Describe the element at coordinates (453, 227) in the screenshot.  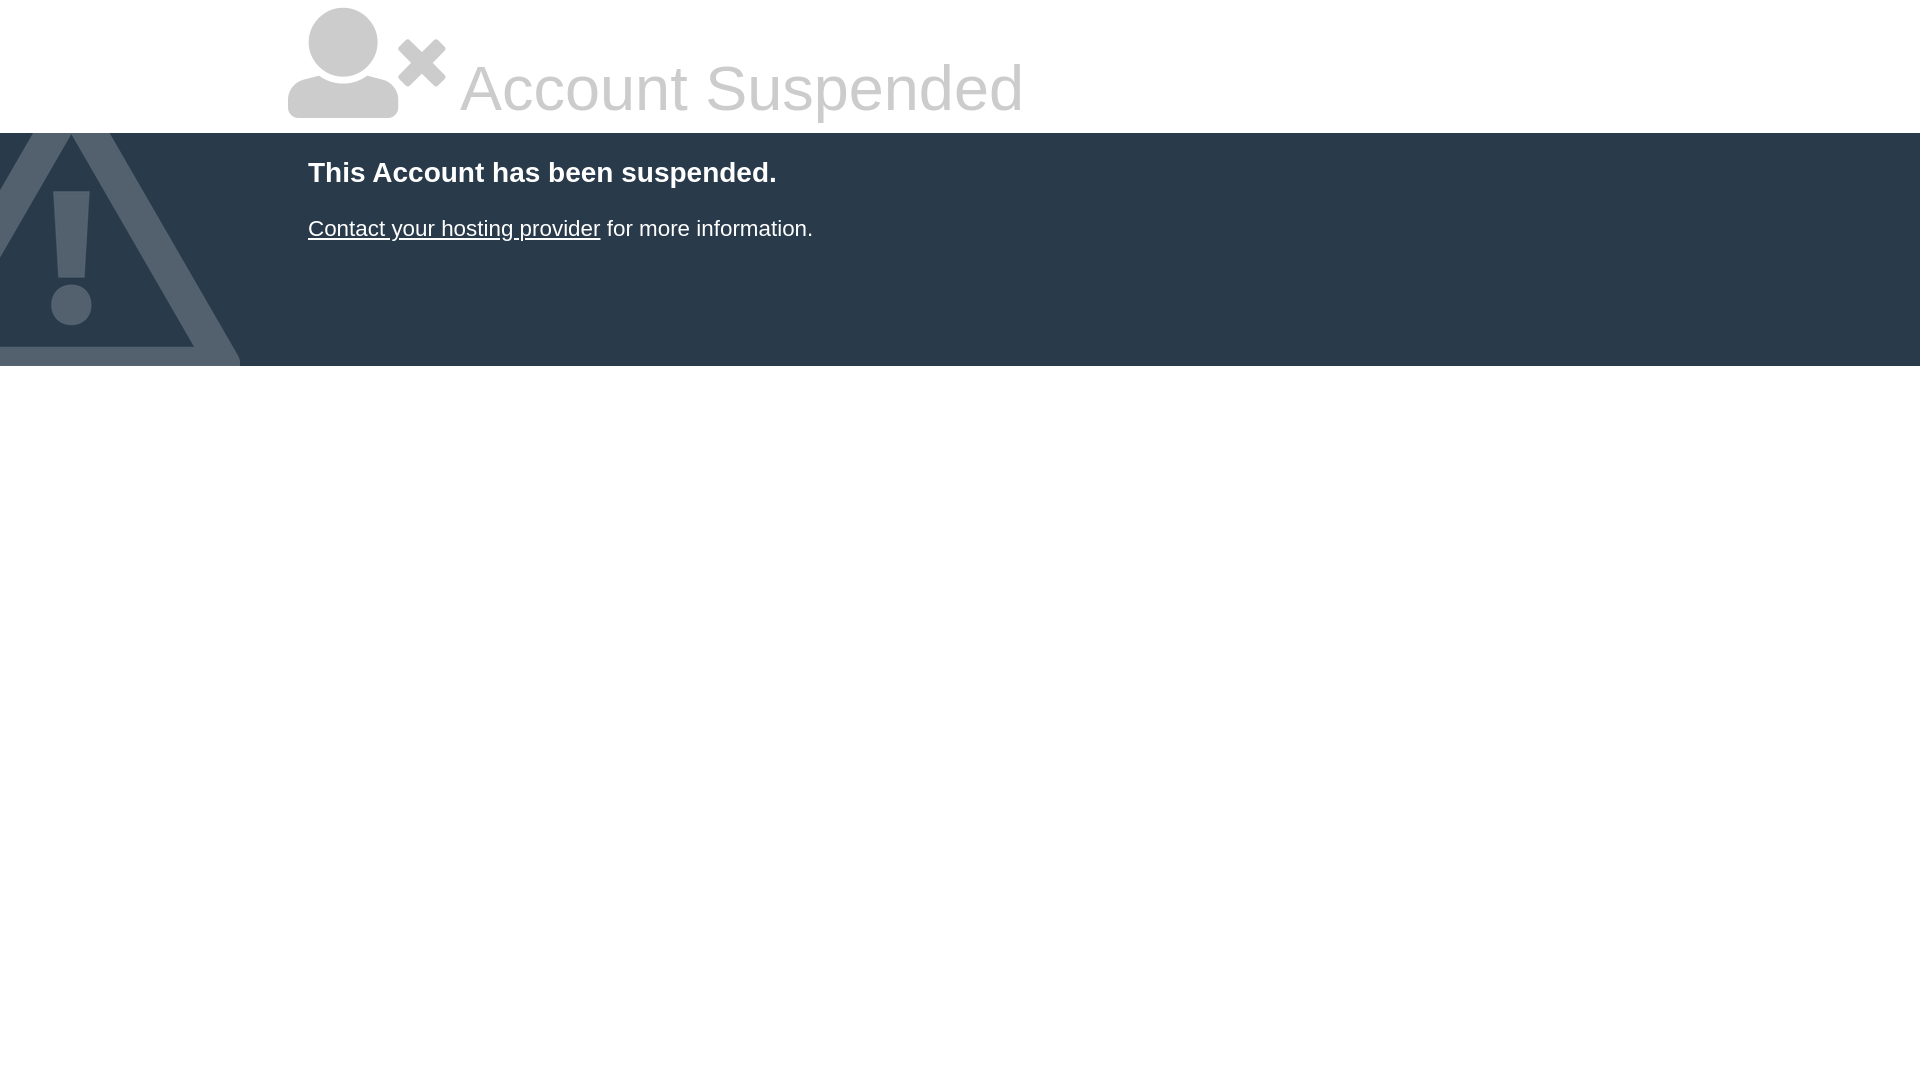
I see `'Contact your hosting provider'` at that location.